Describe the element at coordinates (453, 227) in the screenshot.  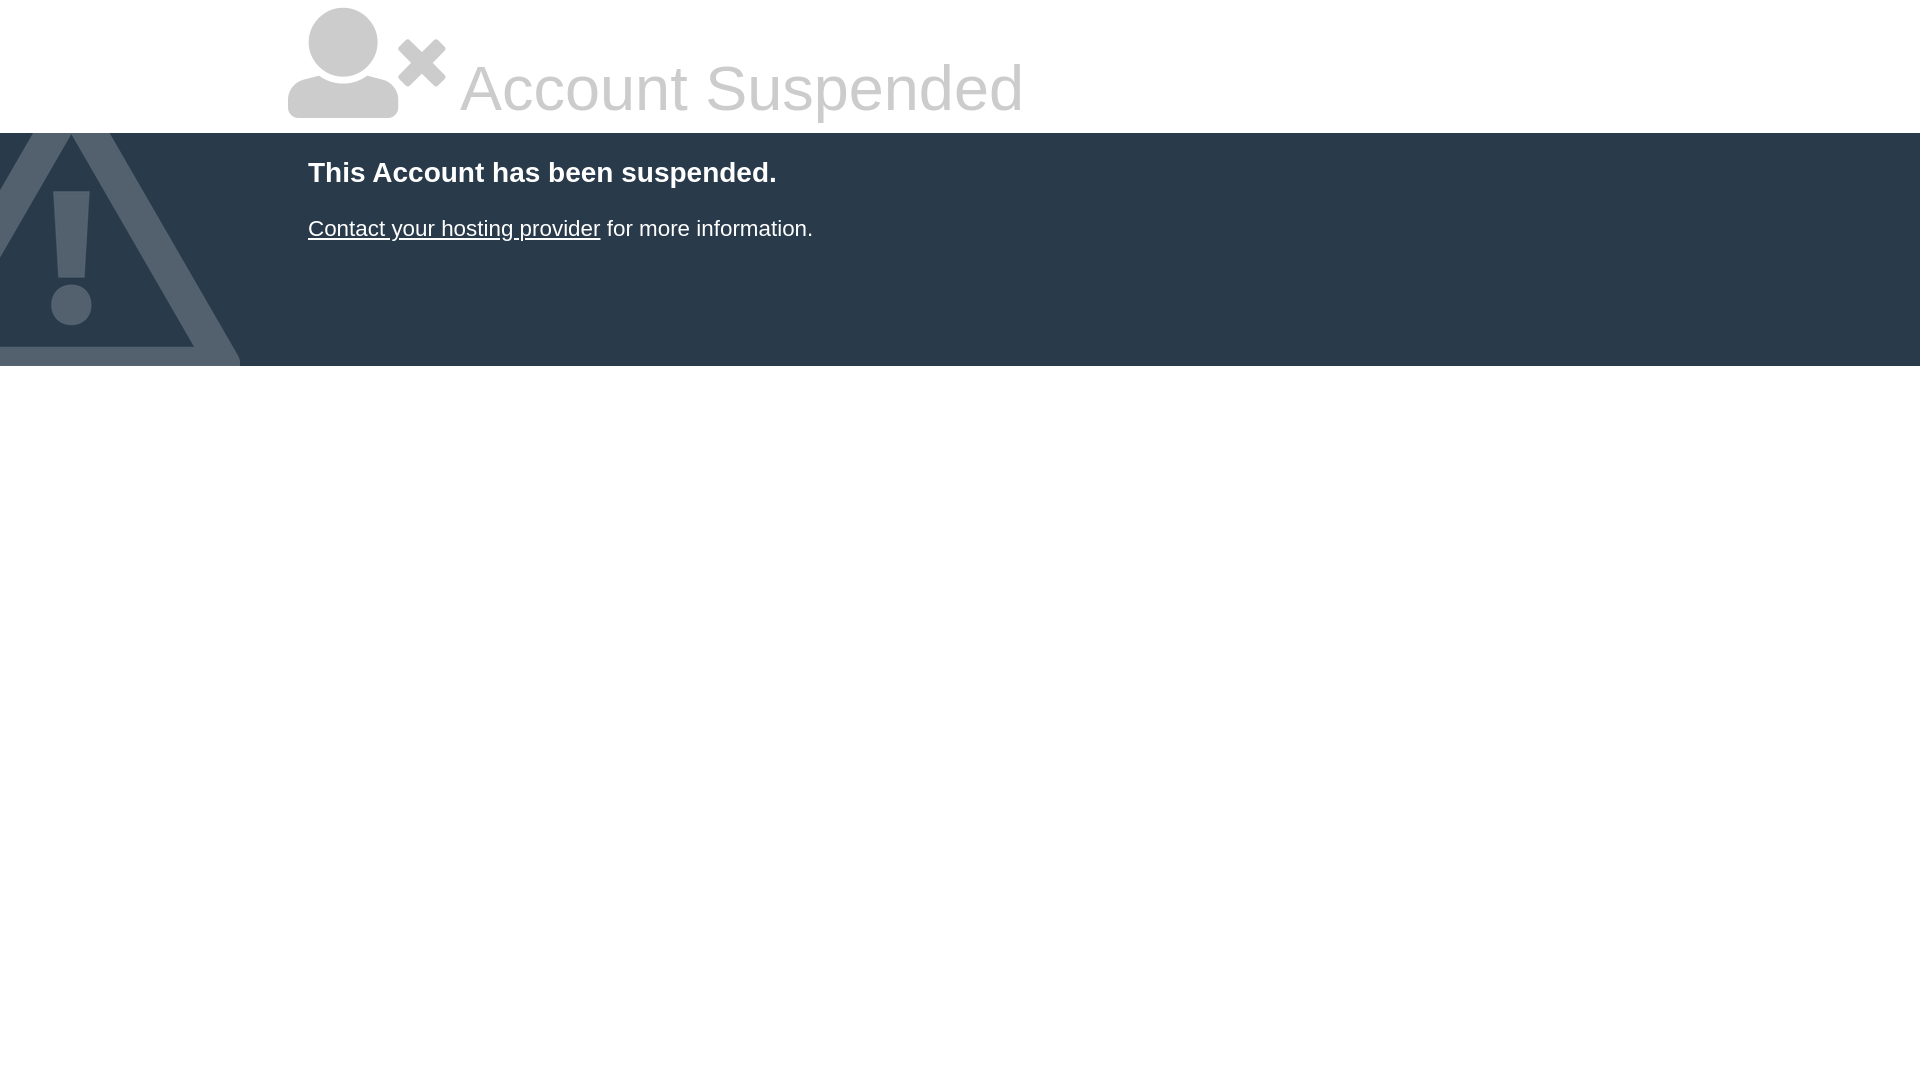
I see `'Contact your hosting provider'` at that location.